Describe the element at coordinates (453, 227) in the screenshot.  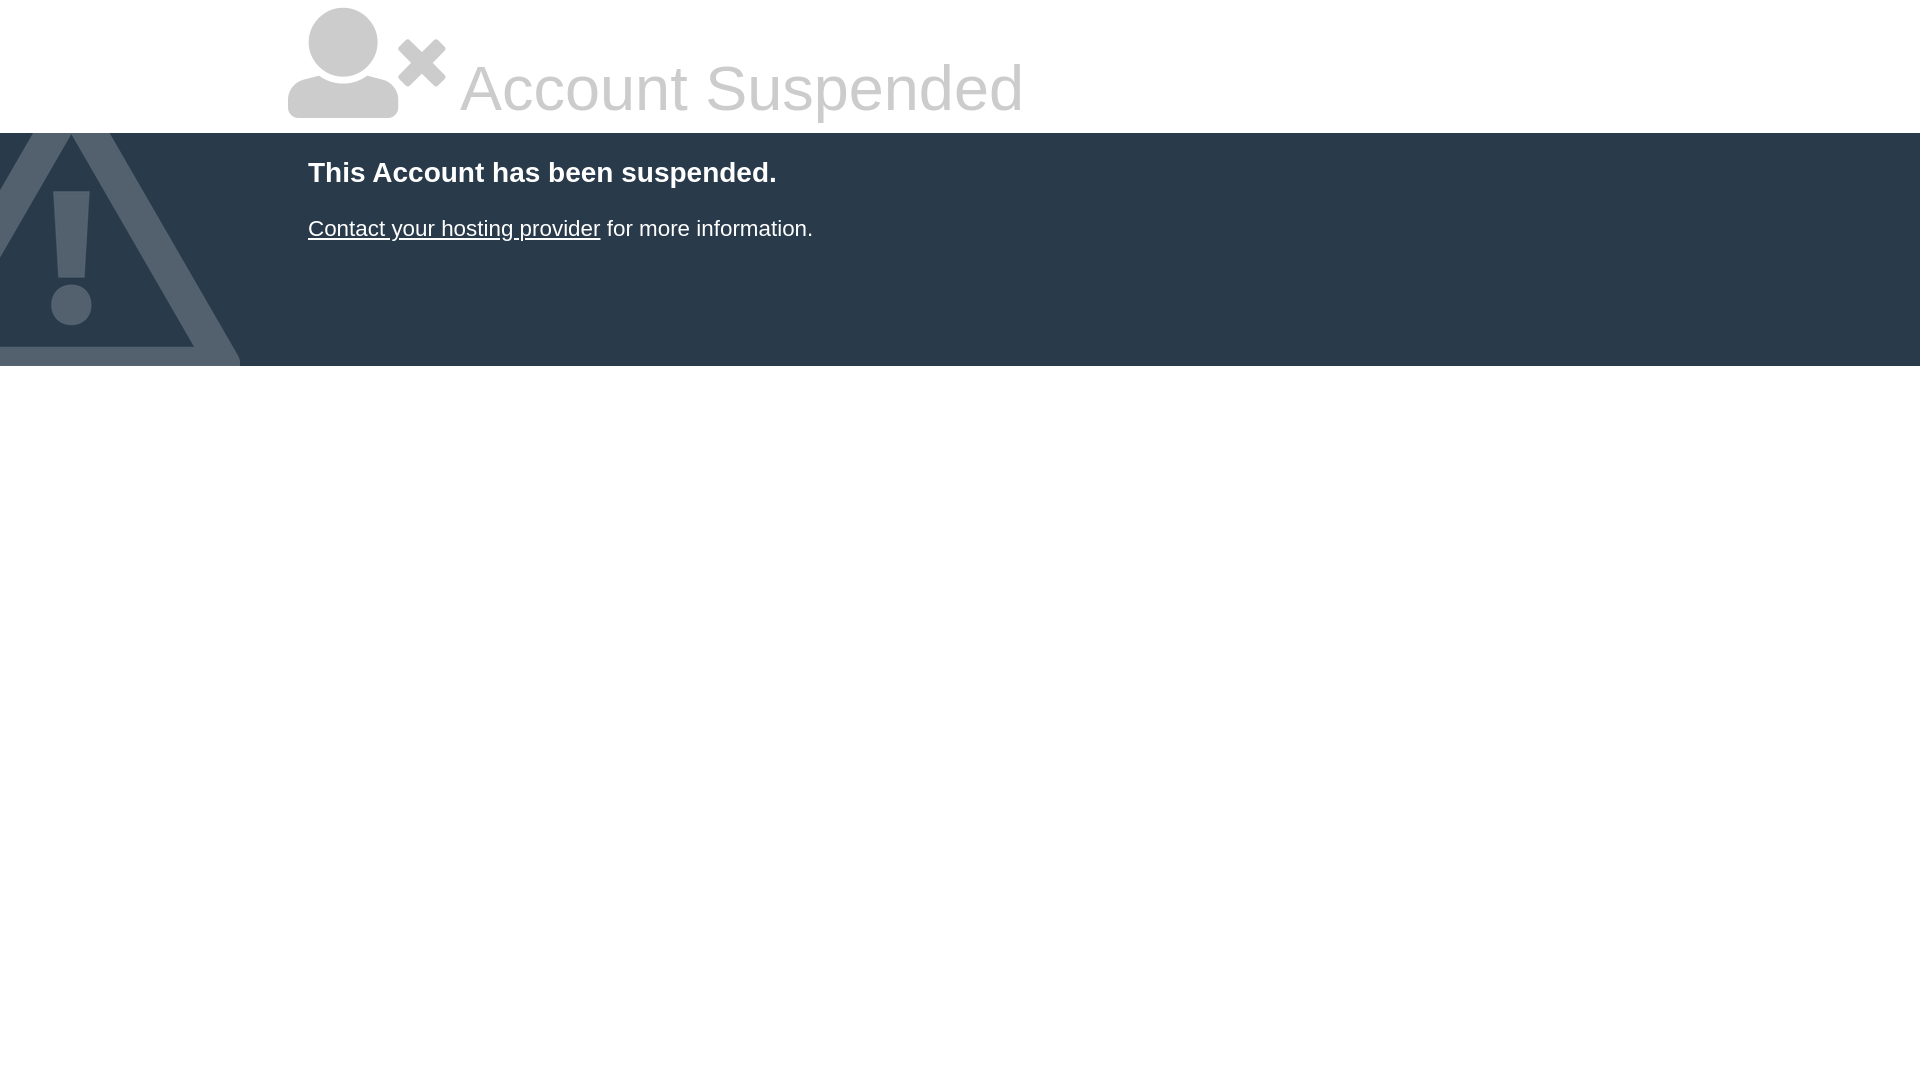
I see `'Contact your hosting provider'` at that location.